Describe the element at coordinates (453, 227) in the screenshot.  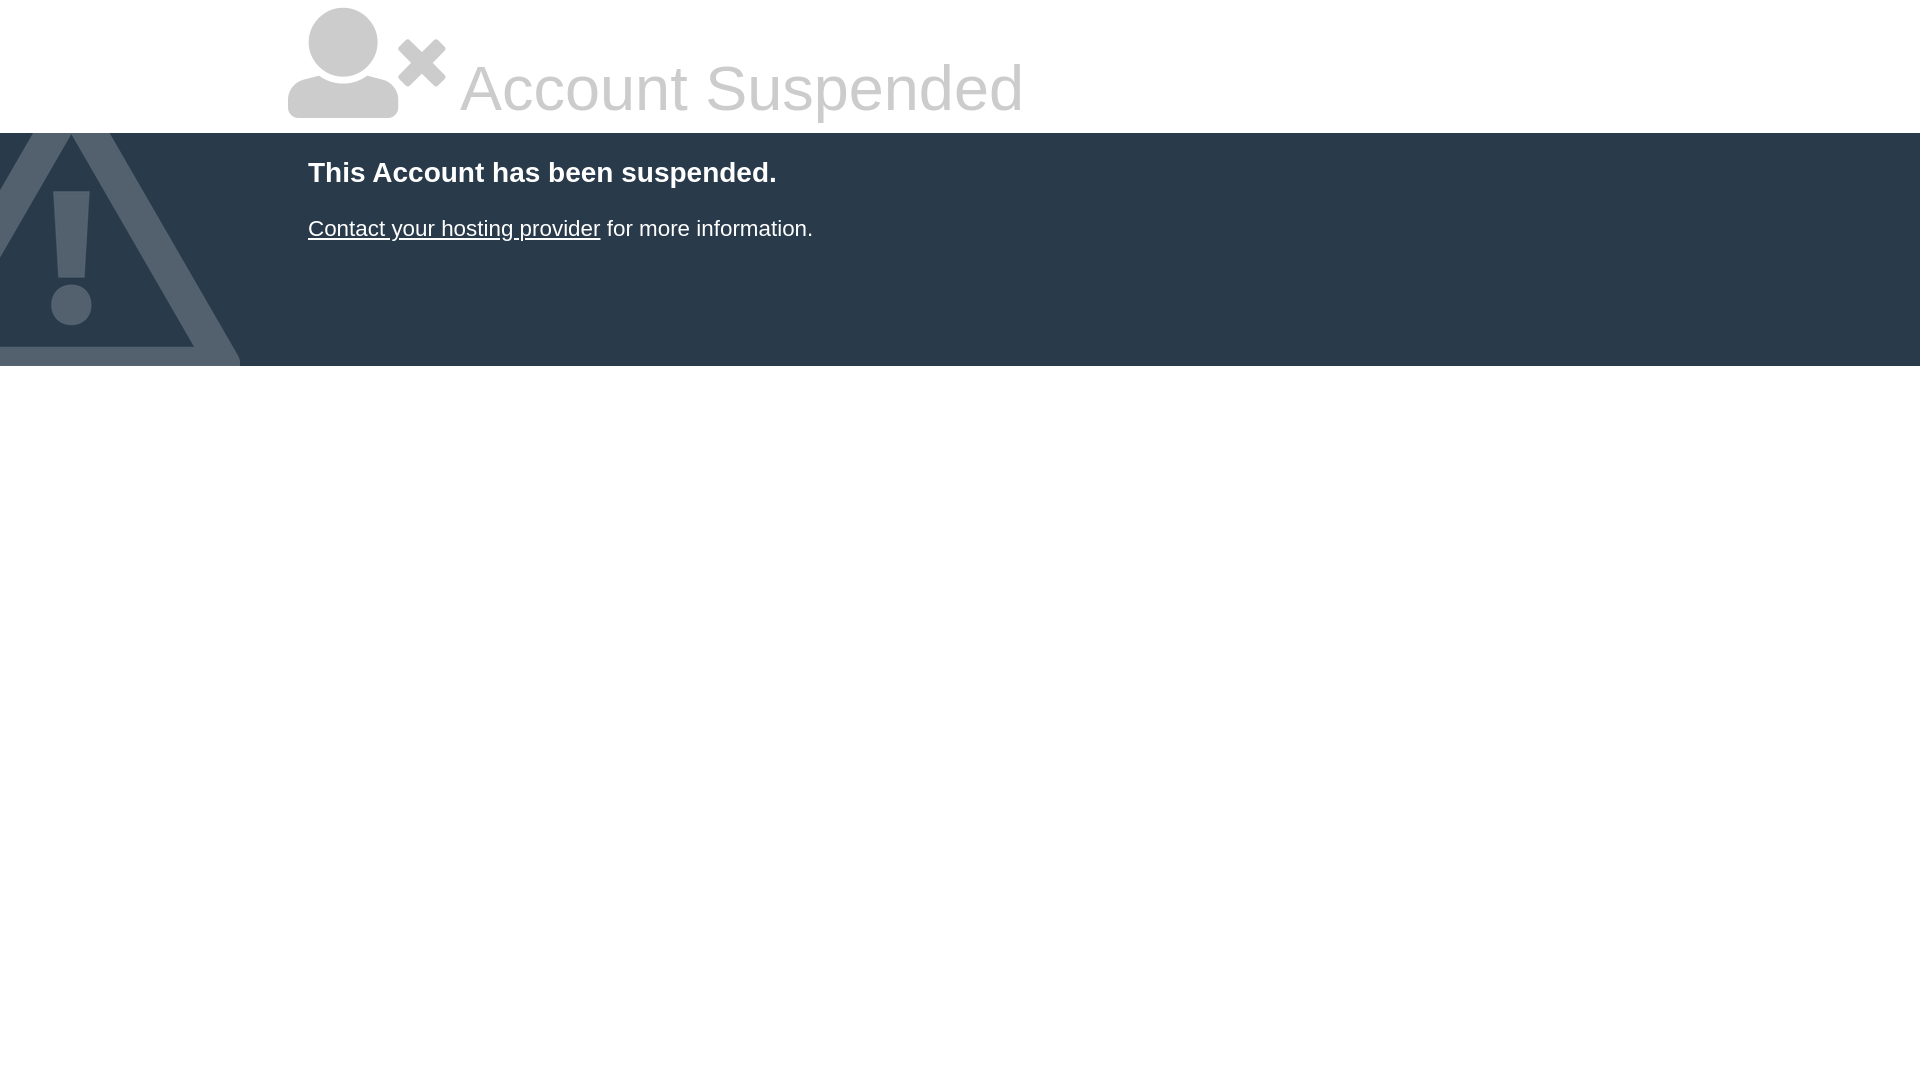
I see `'Contact your hosting provider'` at that location.